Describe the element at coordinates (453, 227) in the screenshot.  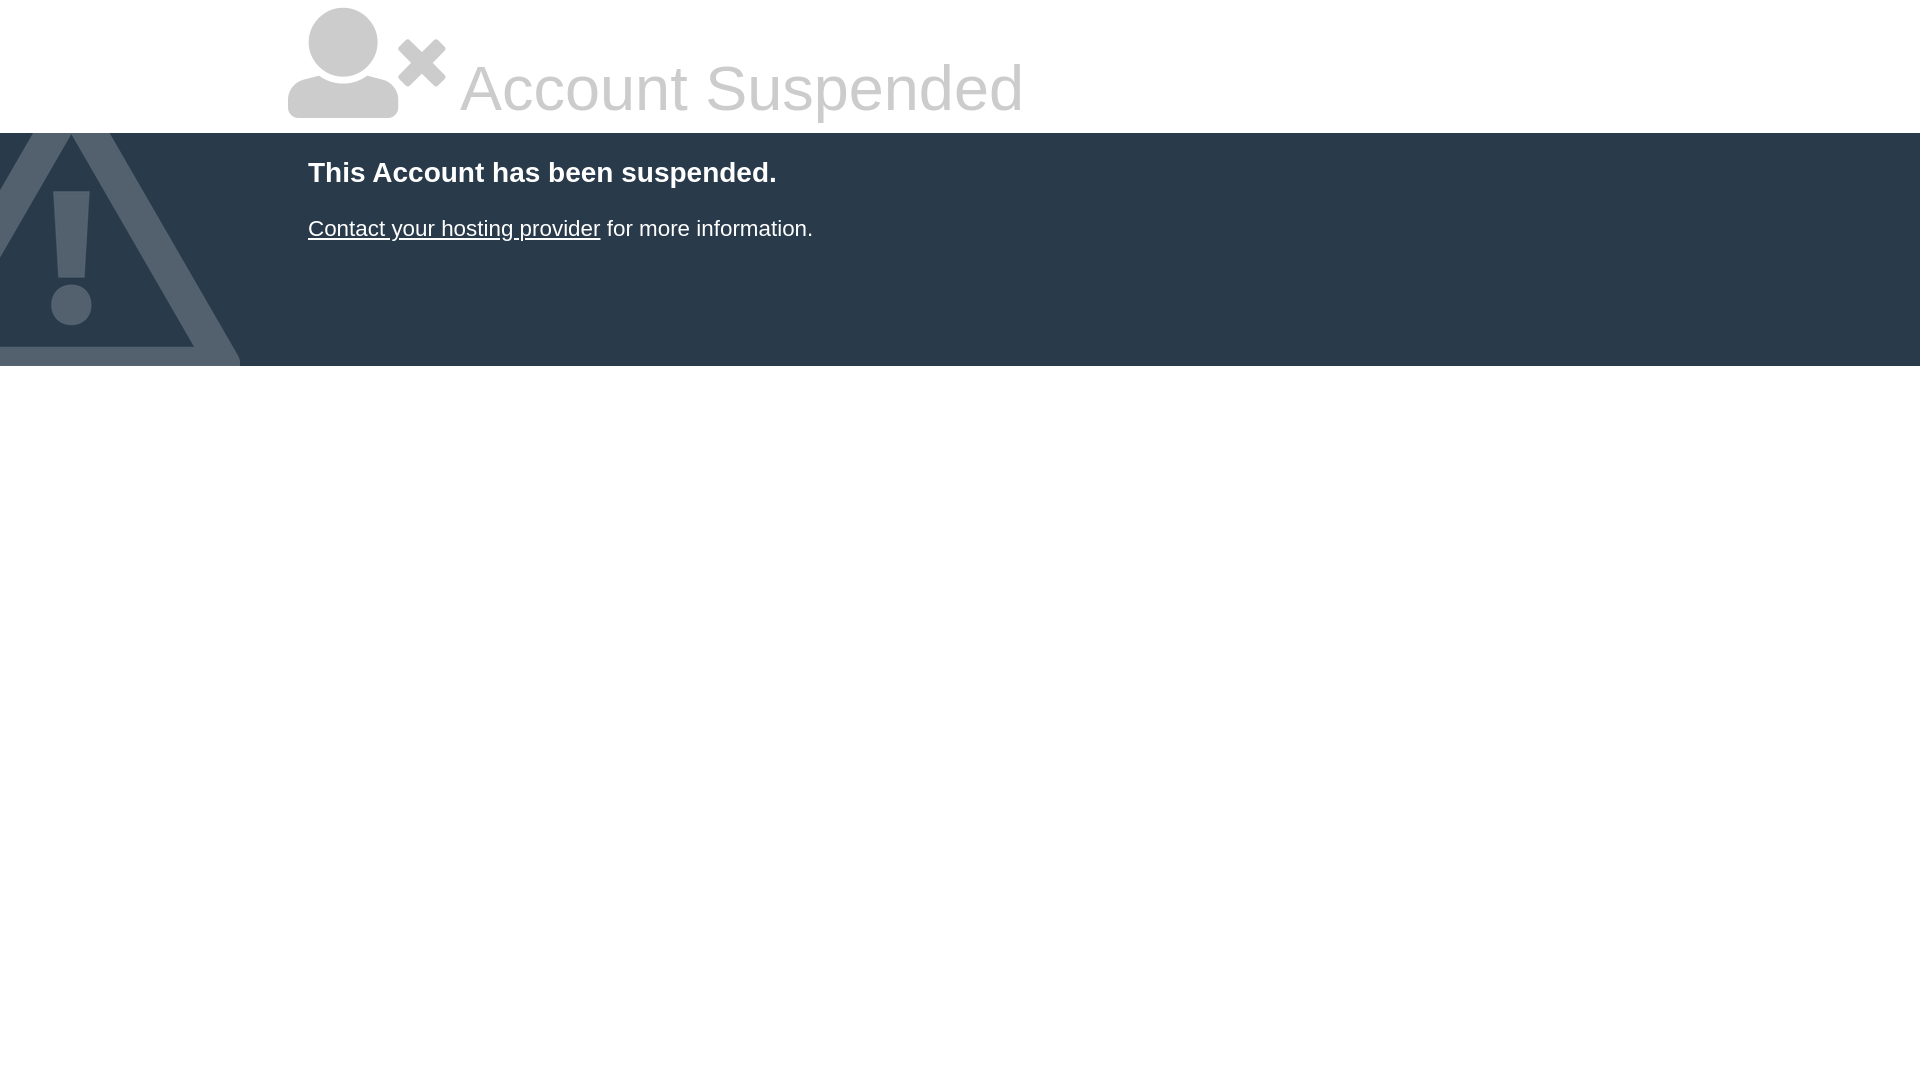
I see `'Contact your hosting provider'` at that location.